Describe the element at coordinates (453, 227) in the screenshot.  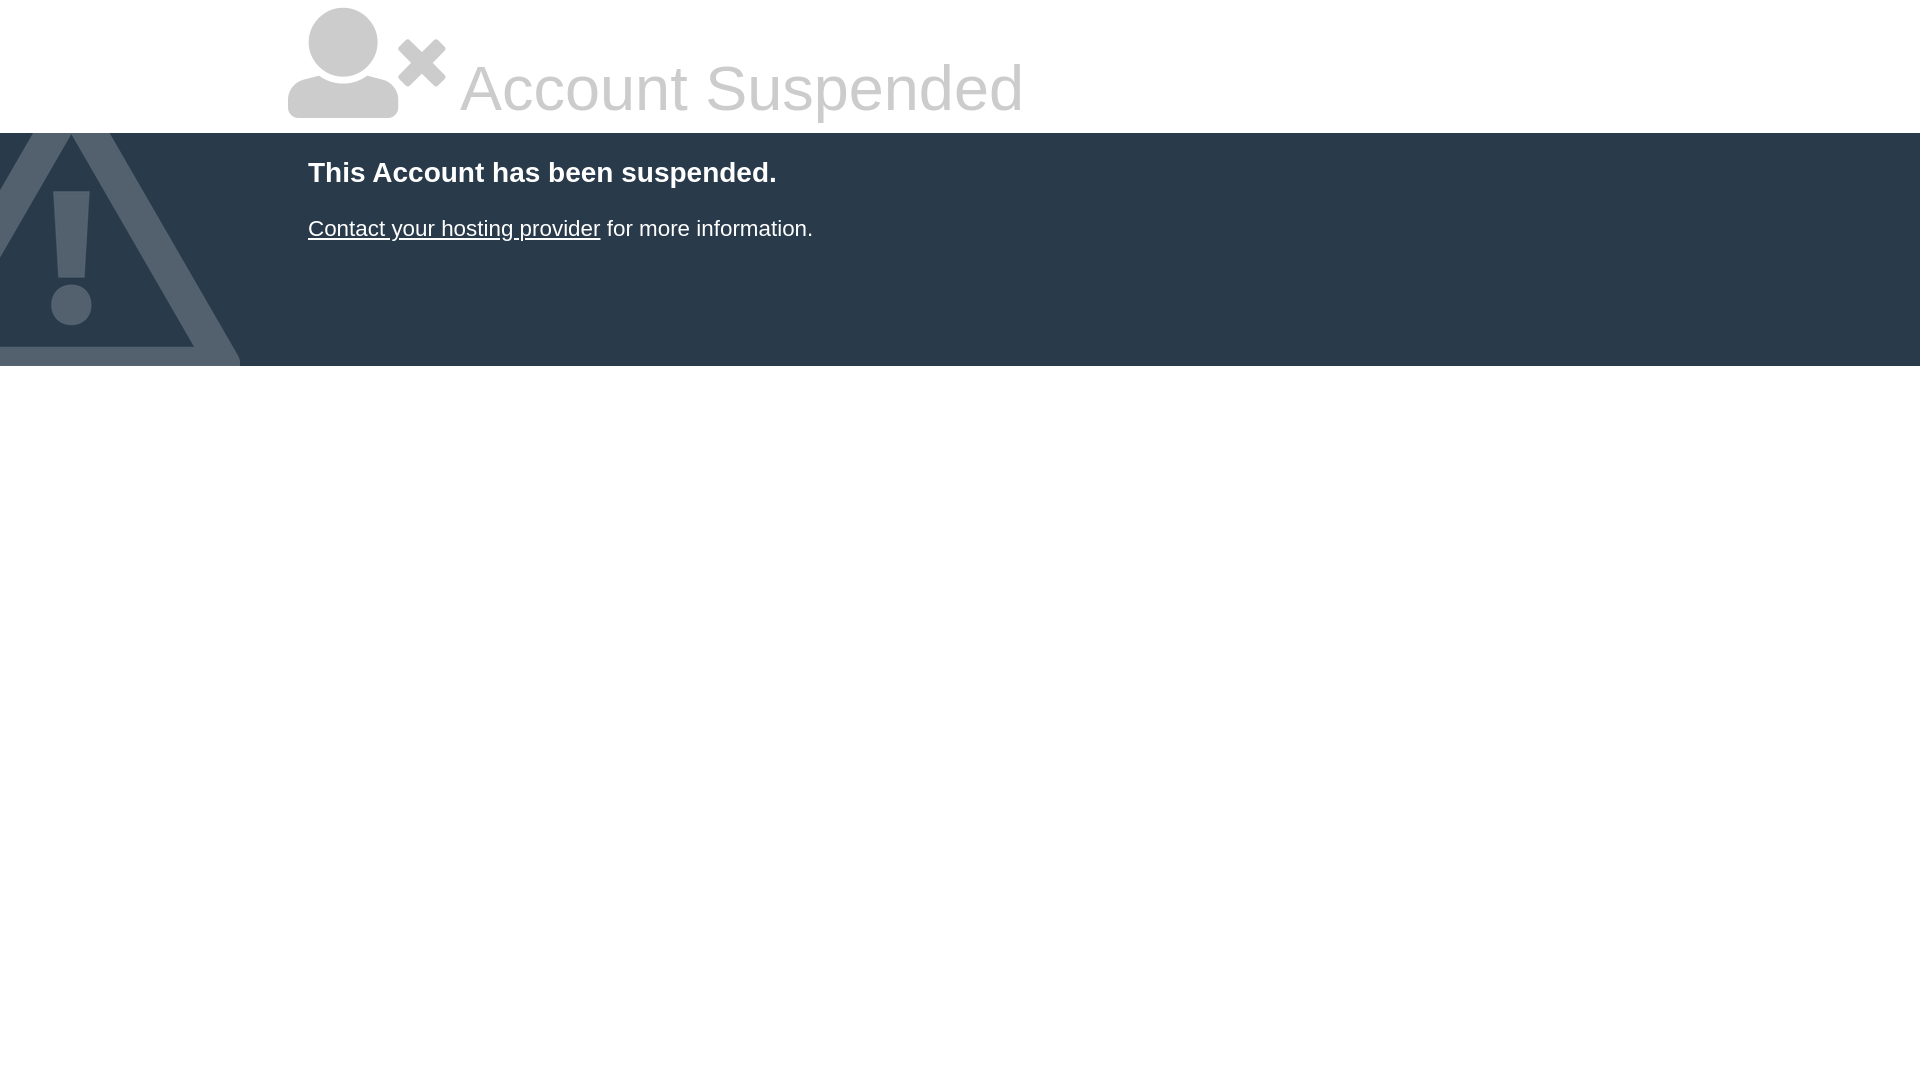
I see `'Contact your hosting provider'` at that location.